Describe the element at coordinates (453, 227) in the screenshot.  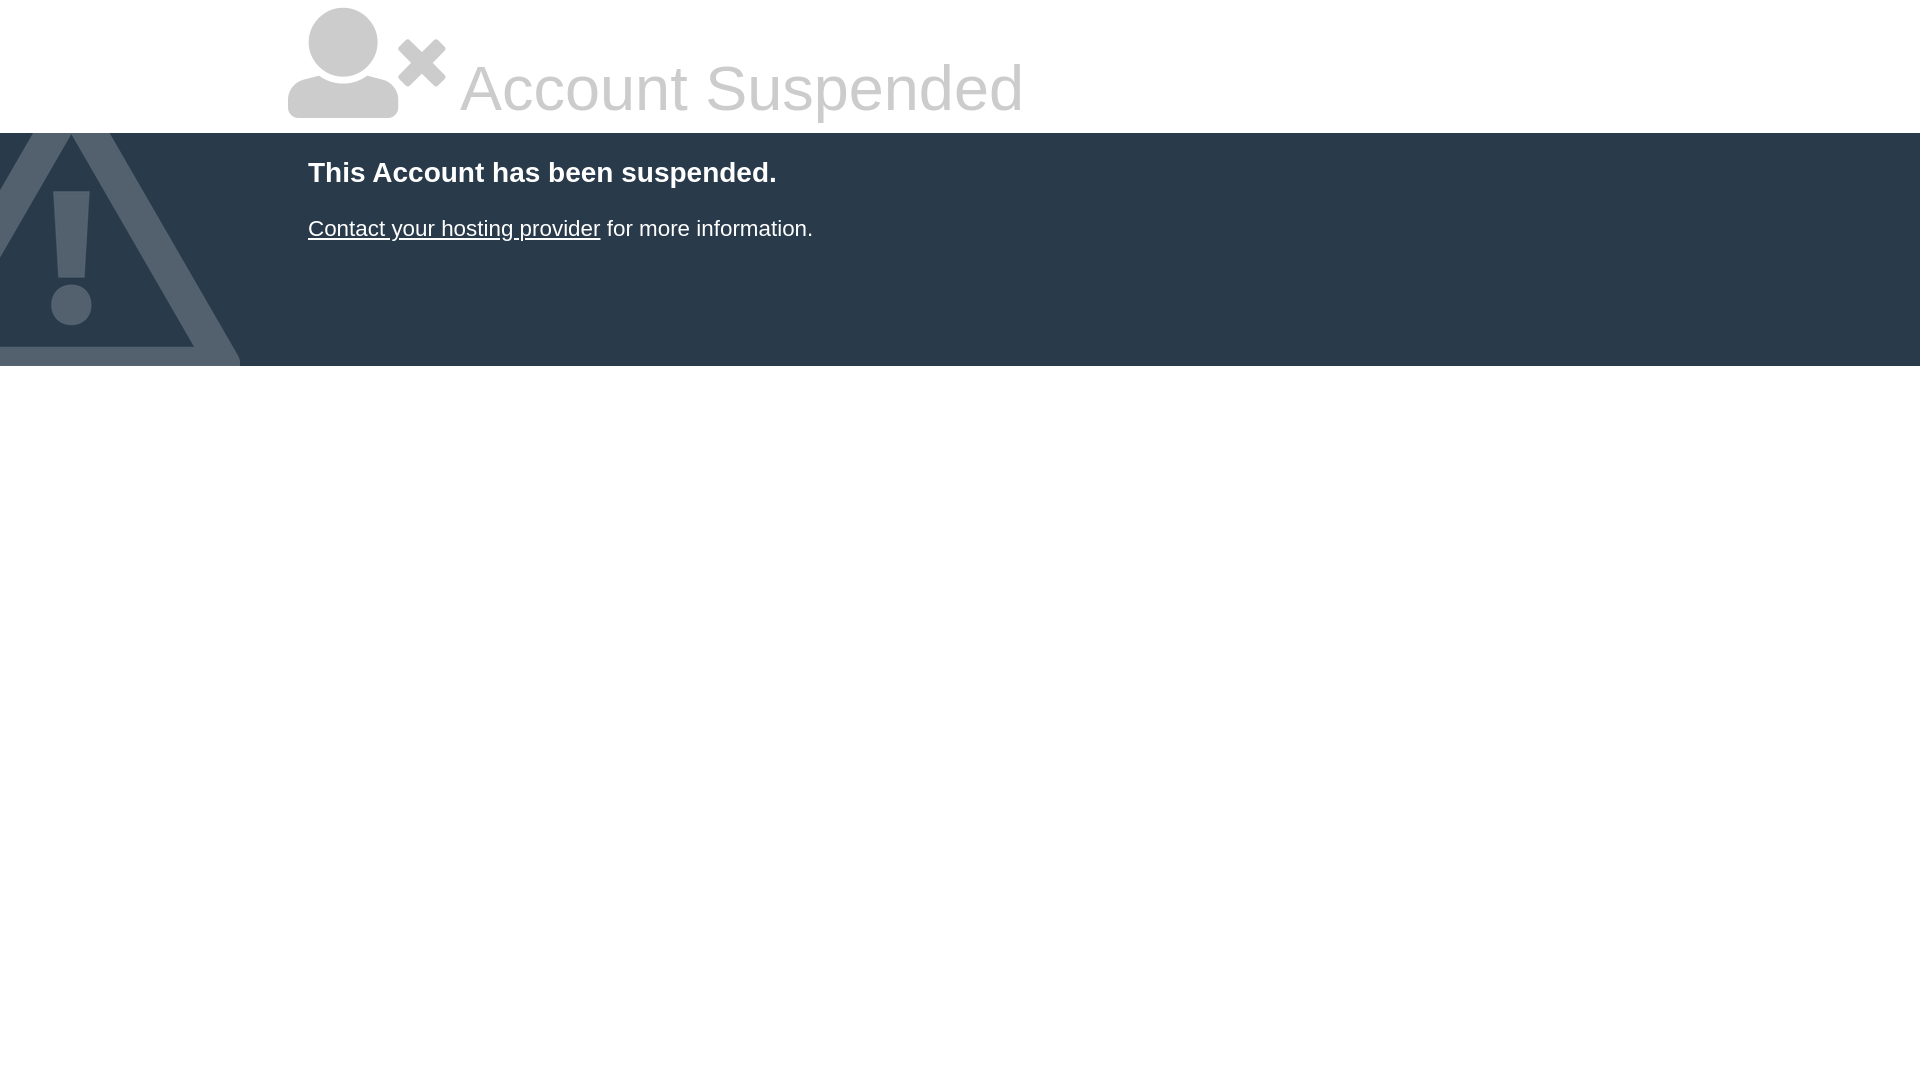
I see `'Contact your hosting provider'` at that location.